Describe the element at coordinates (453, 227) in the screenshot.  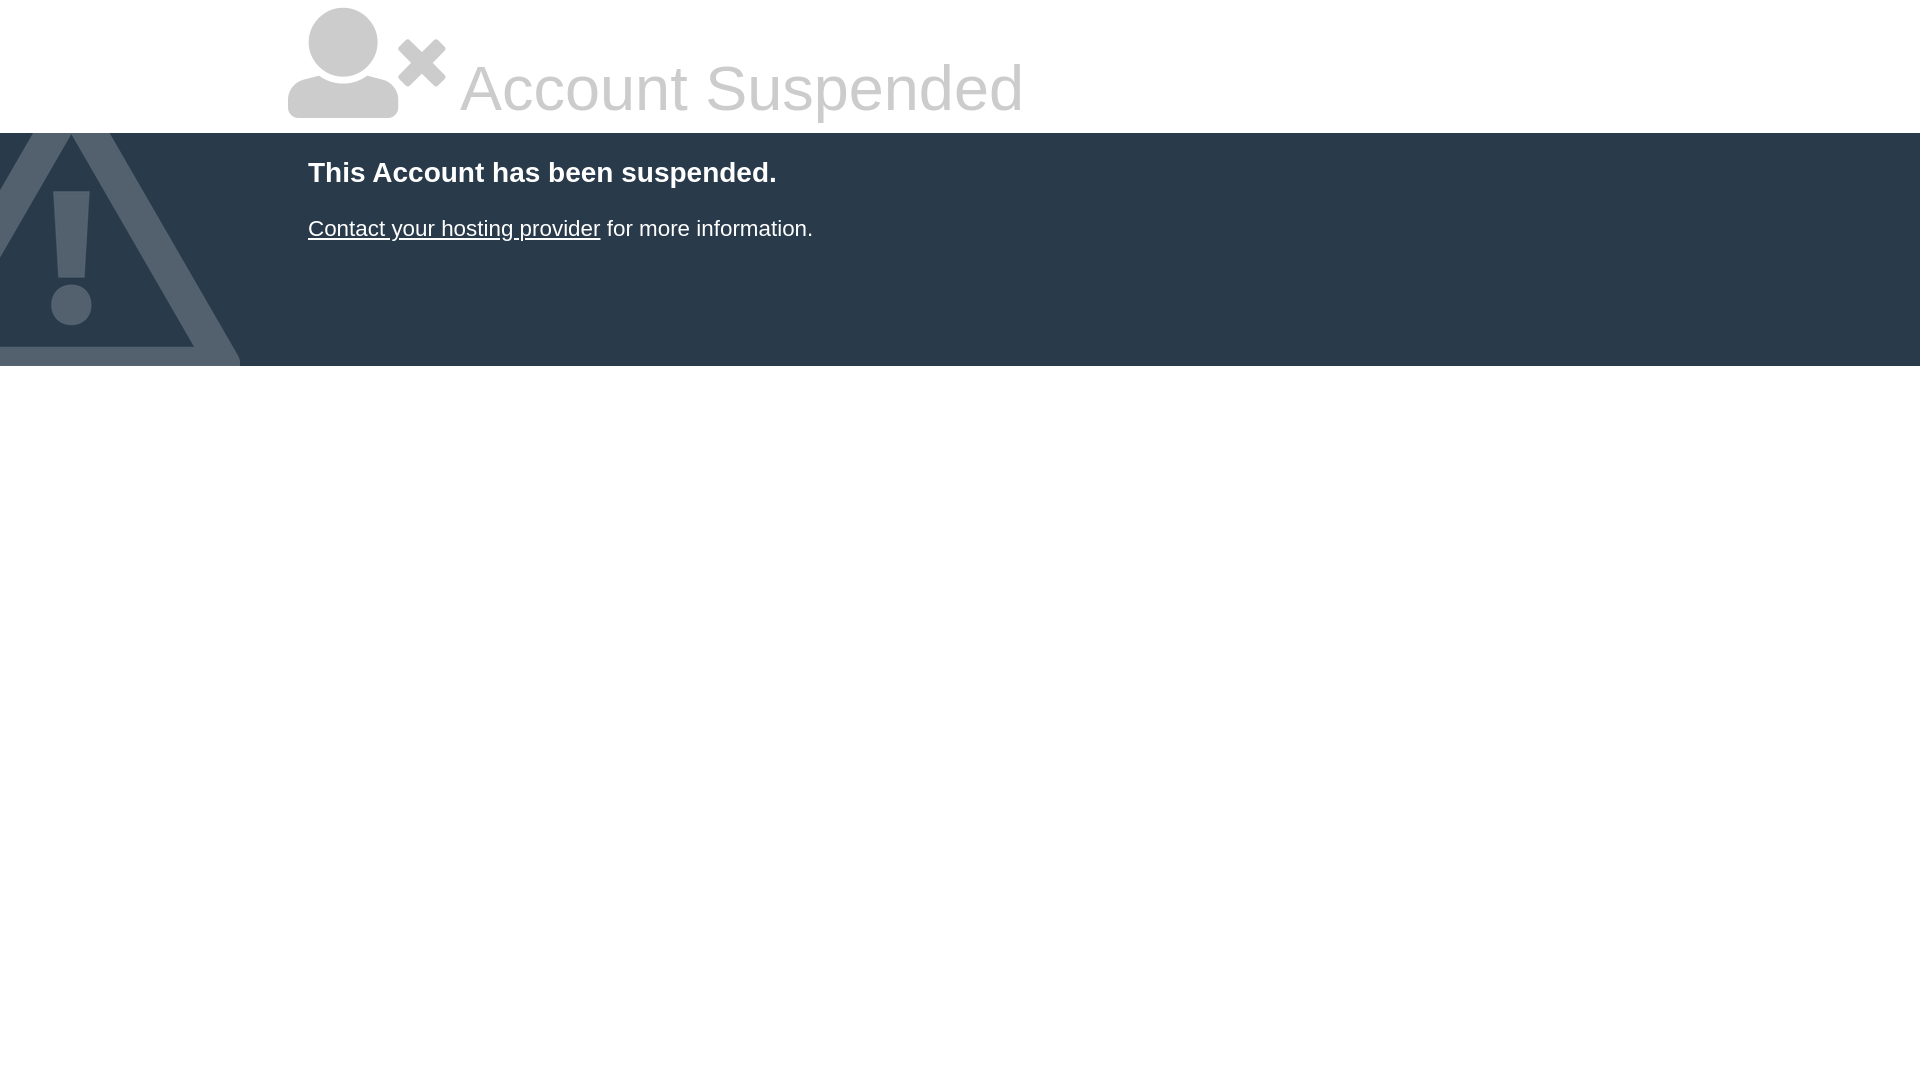
I see `'Contact your hosting provider'` at that location.